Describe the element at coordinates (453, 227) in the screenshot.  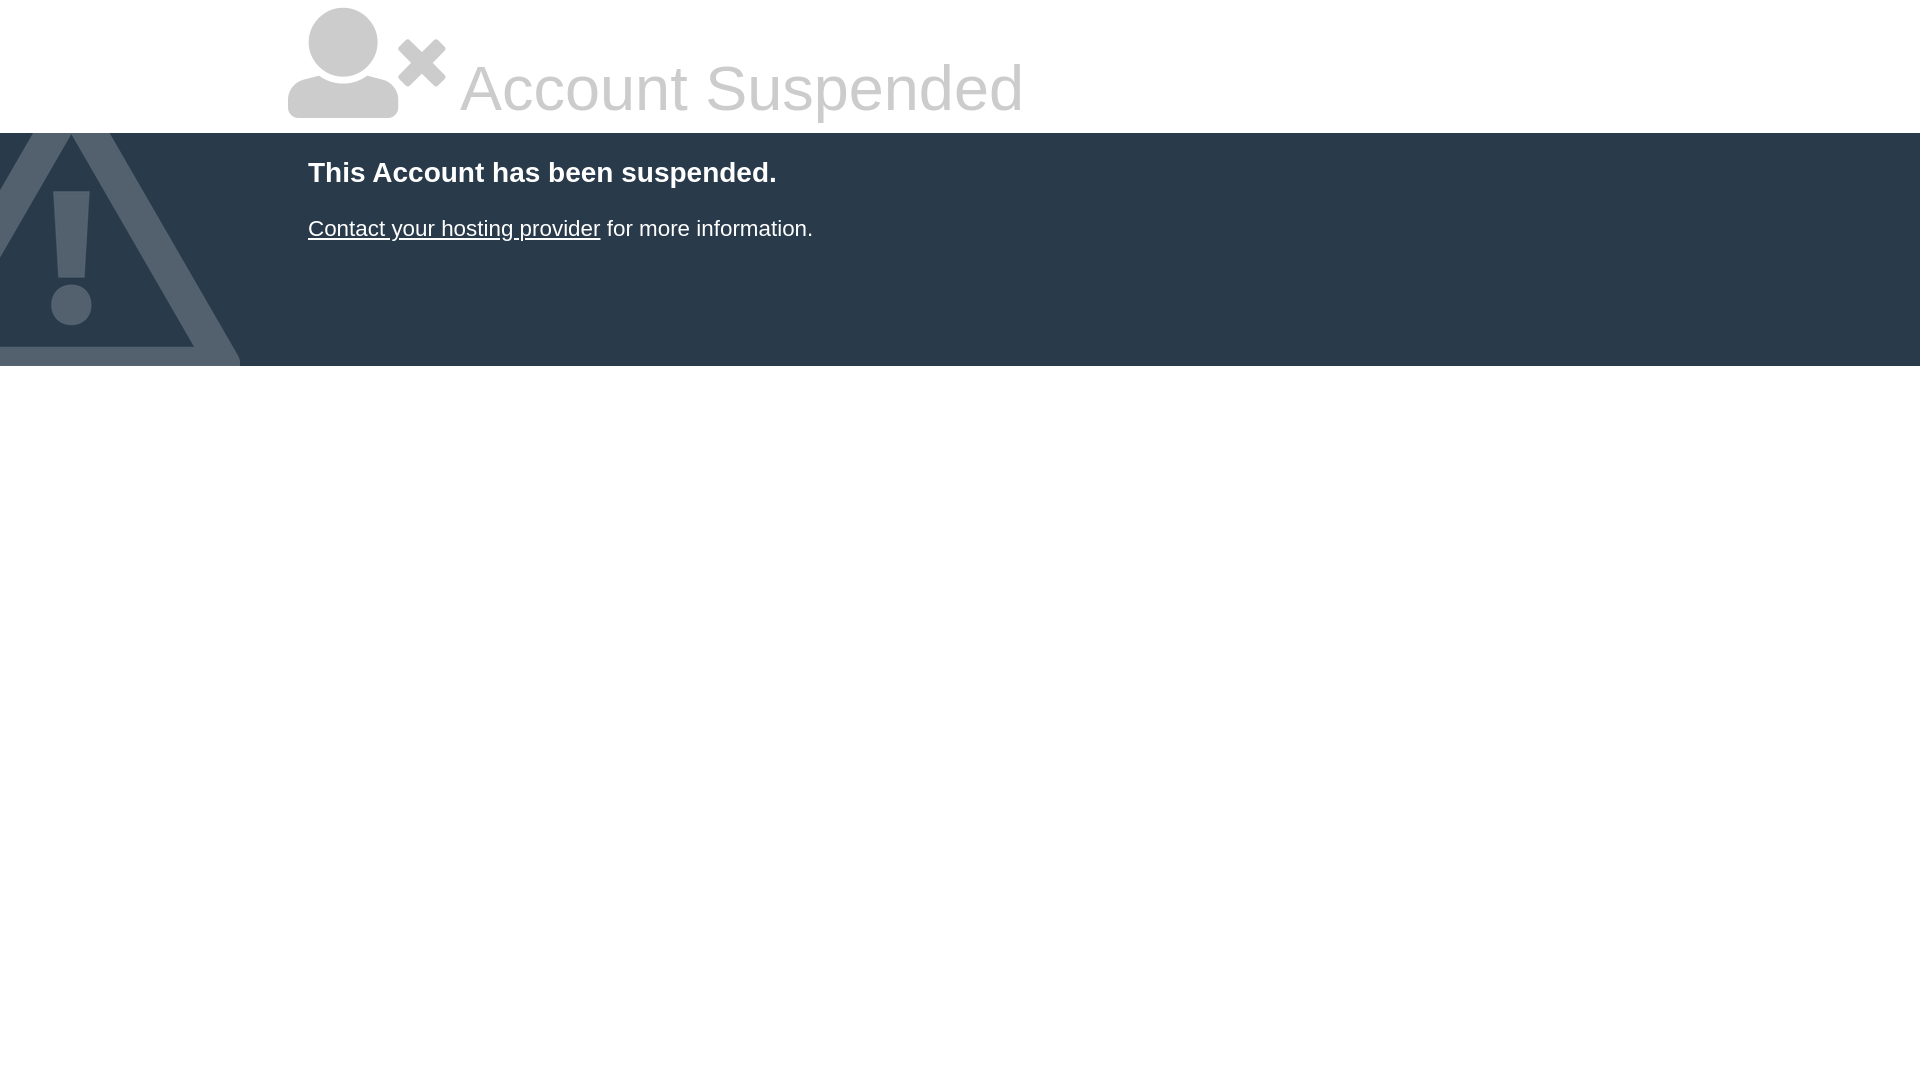
I see `'Contact your hosting provider'` at that location.